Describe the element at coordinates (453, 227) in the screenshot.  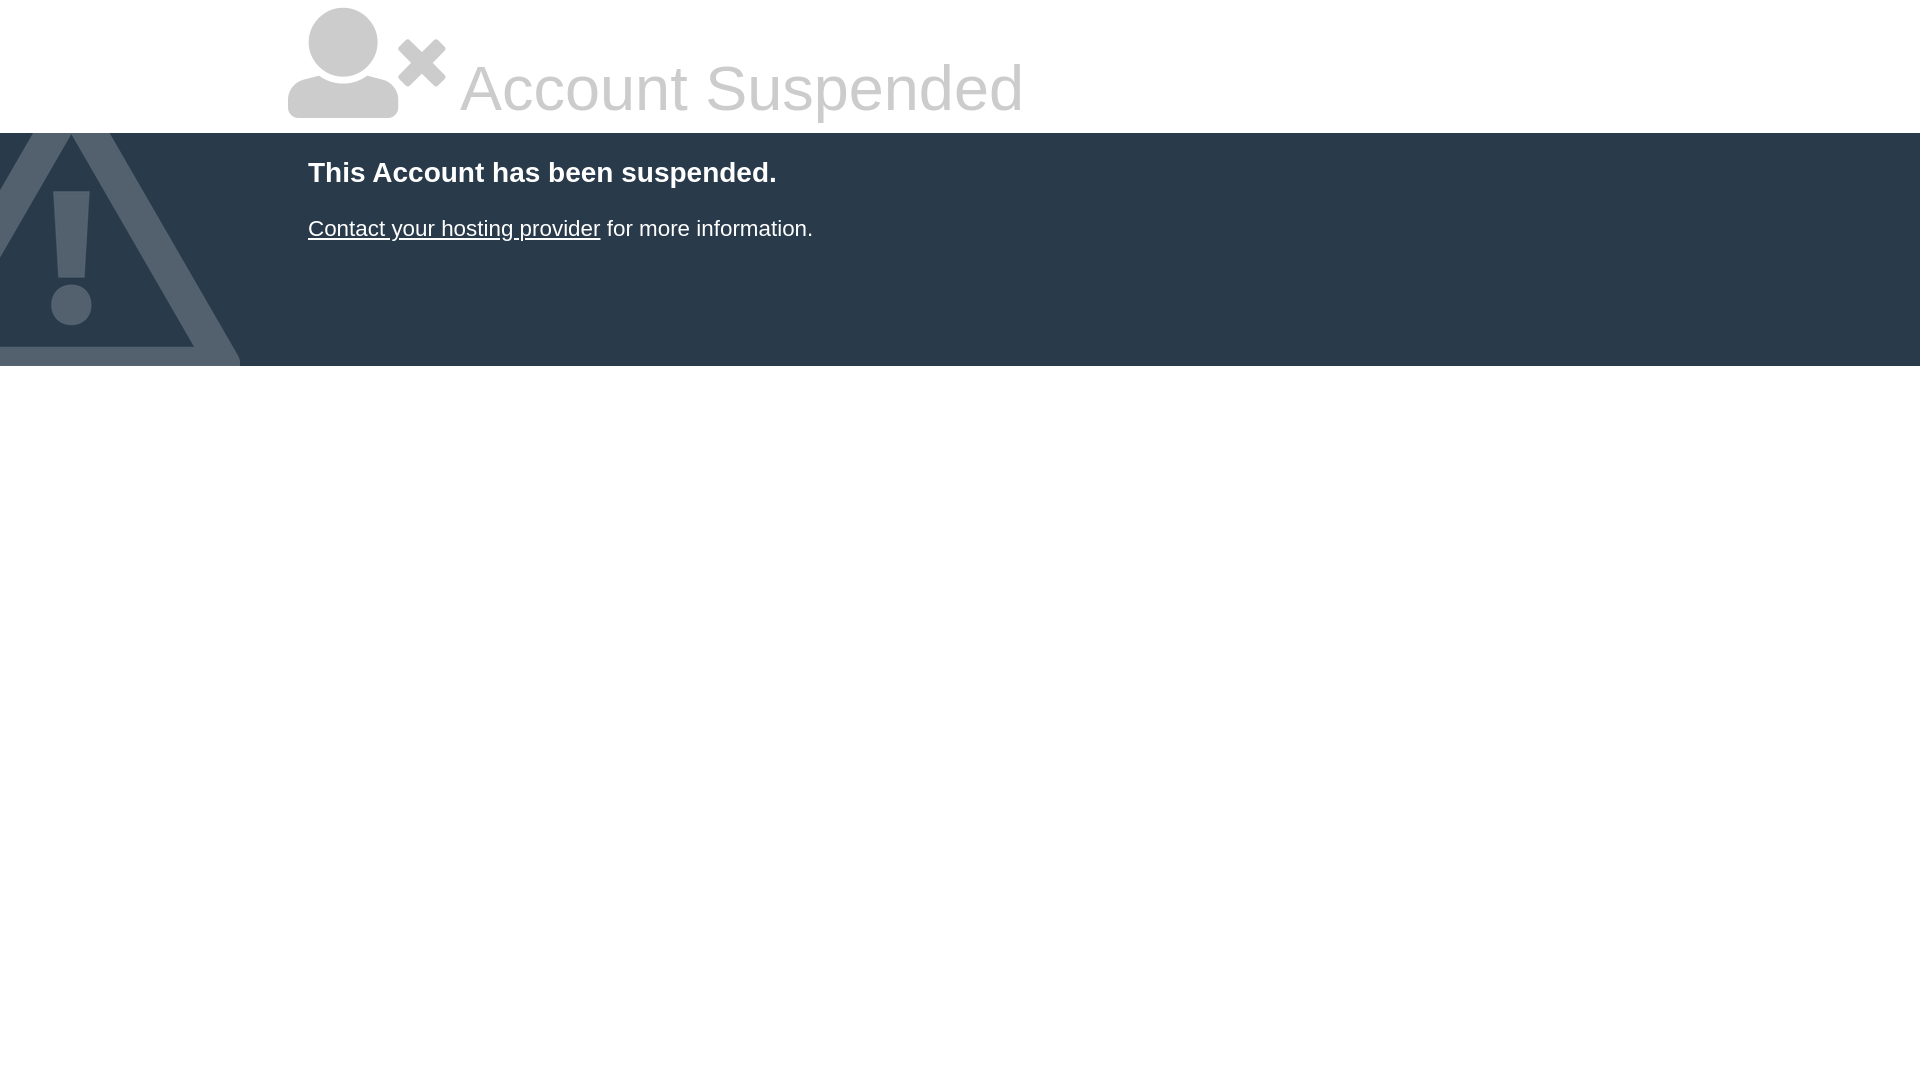
I see `'Contact your hosting provider'` at that location.